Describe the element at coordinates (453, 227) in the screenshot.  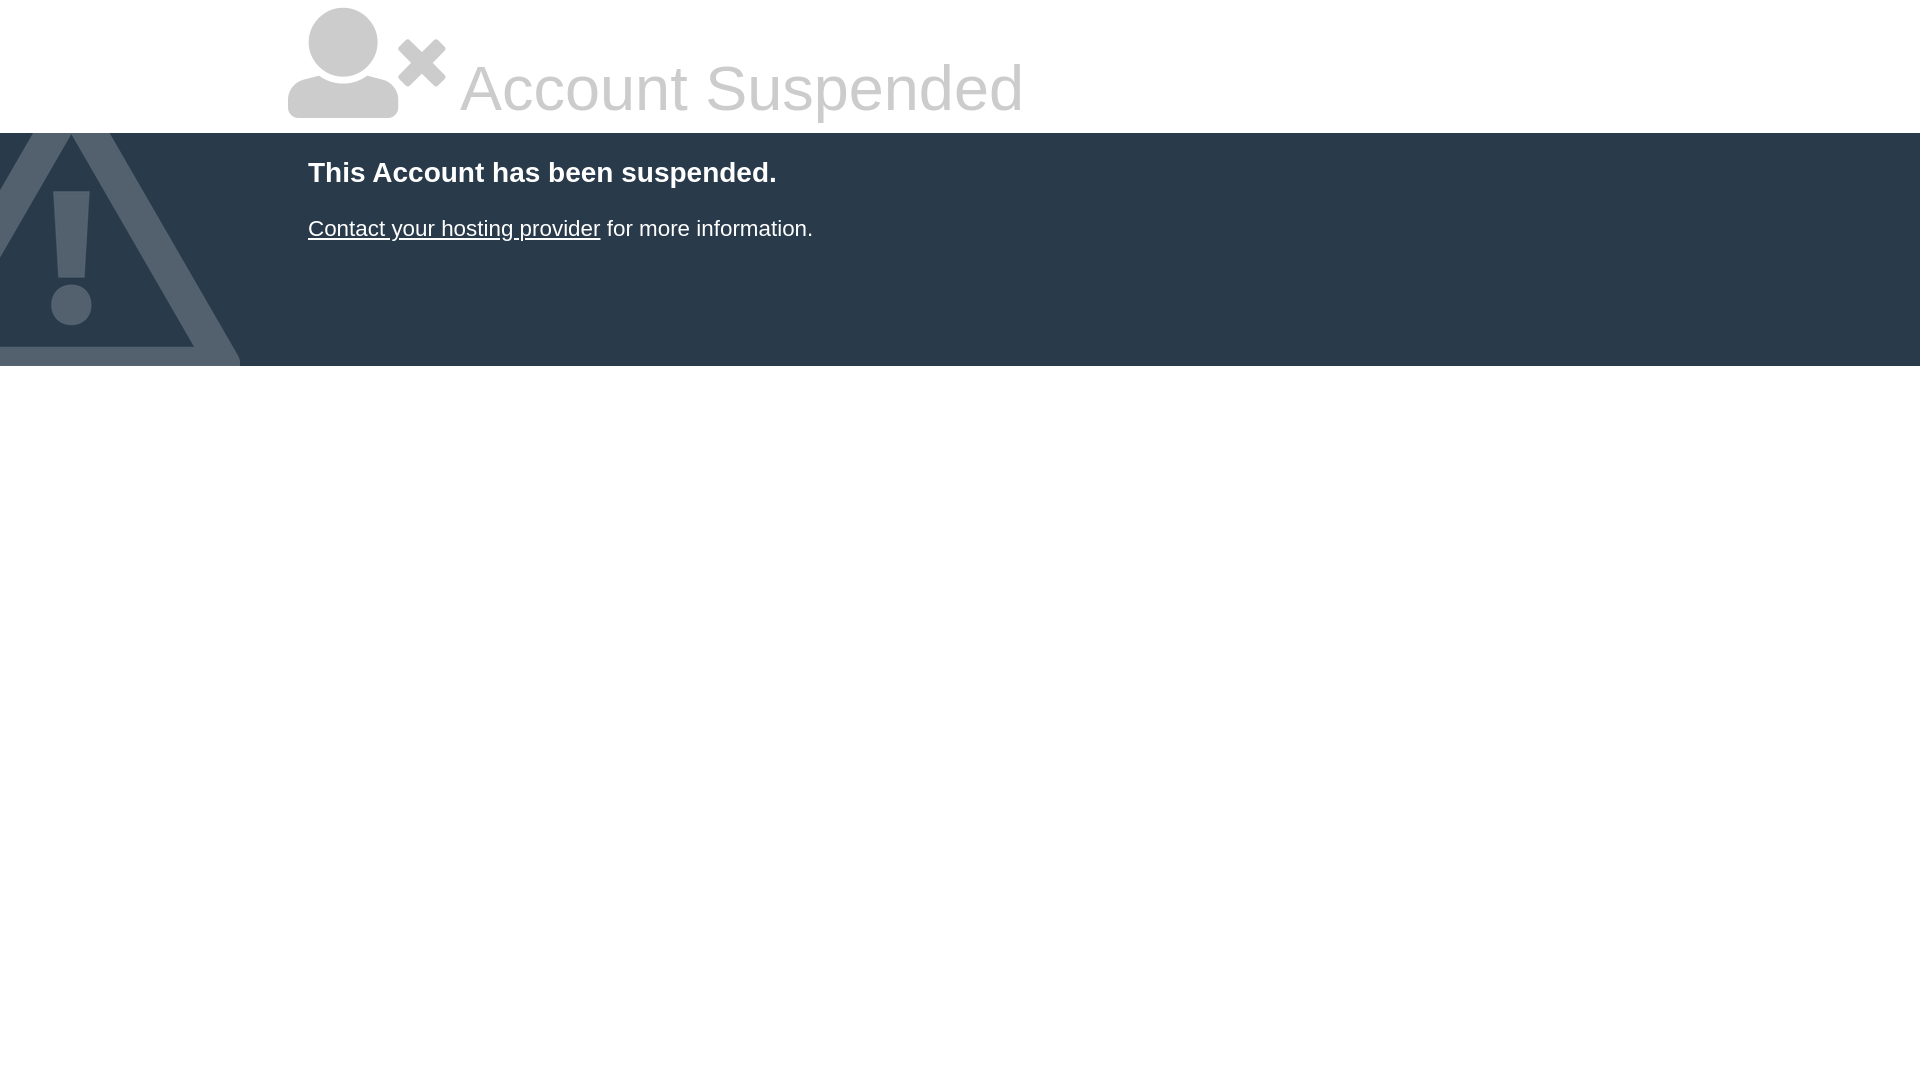
I see `'Contact your hosting provider'` at that location.